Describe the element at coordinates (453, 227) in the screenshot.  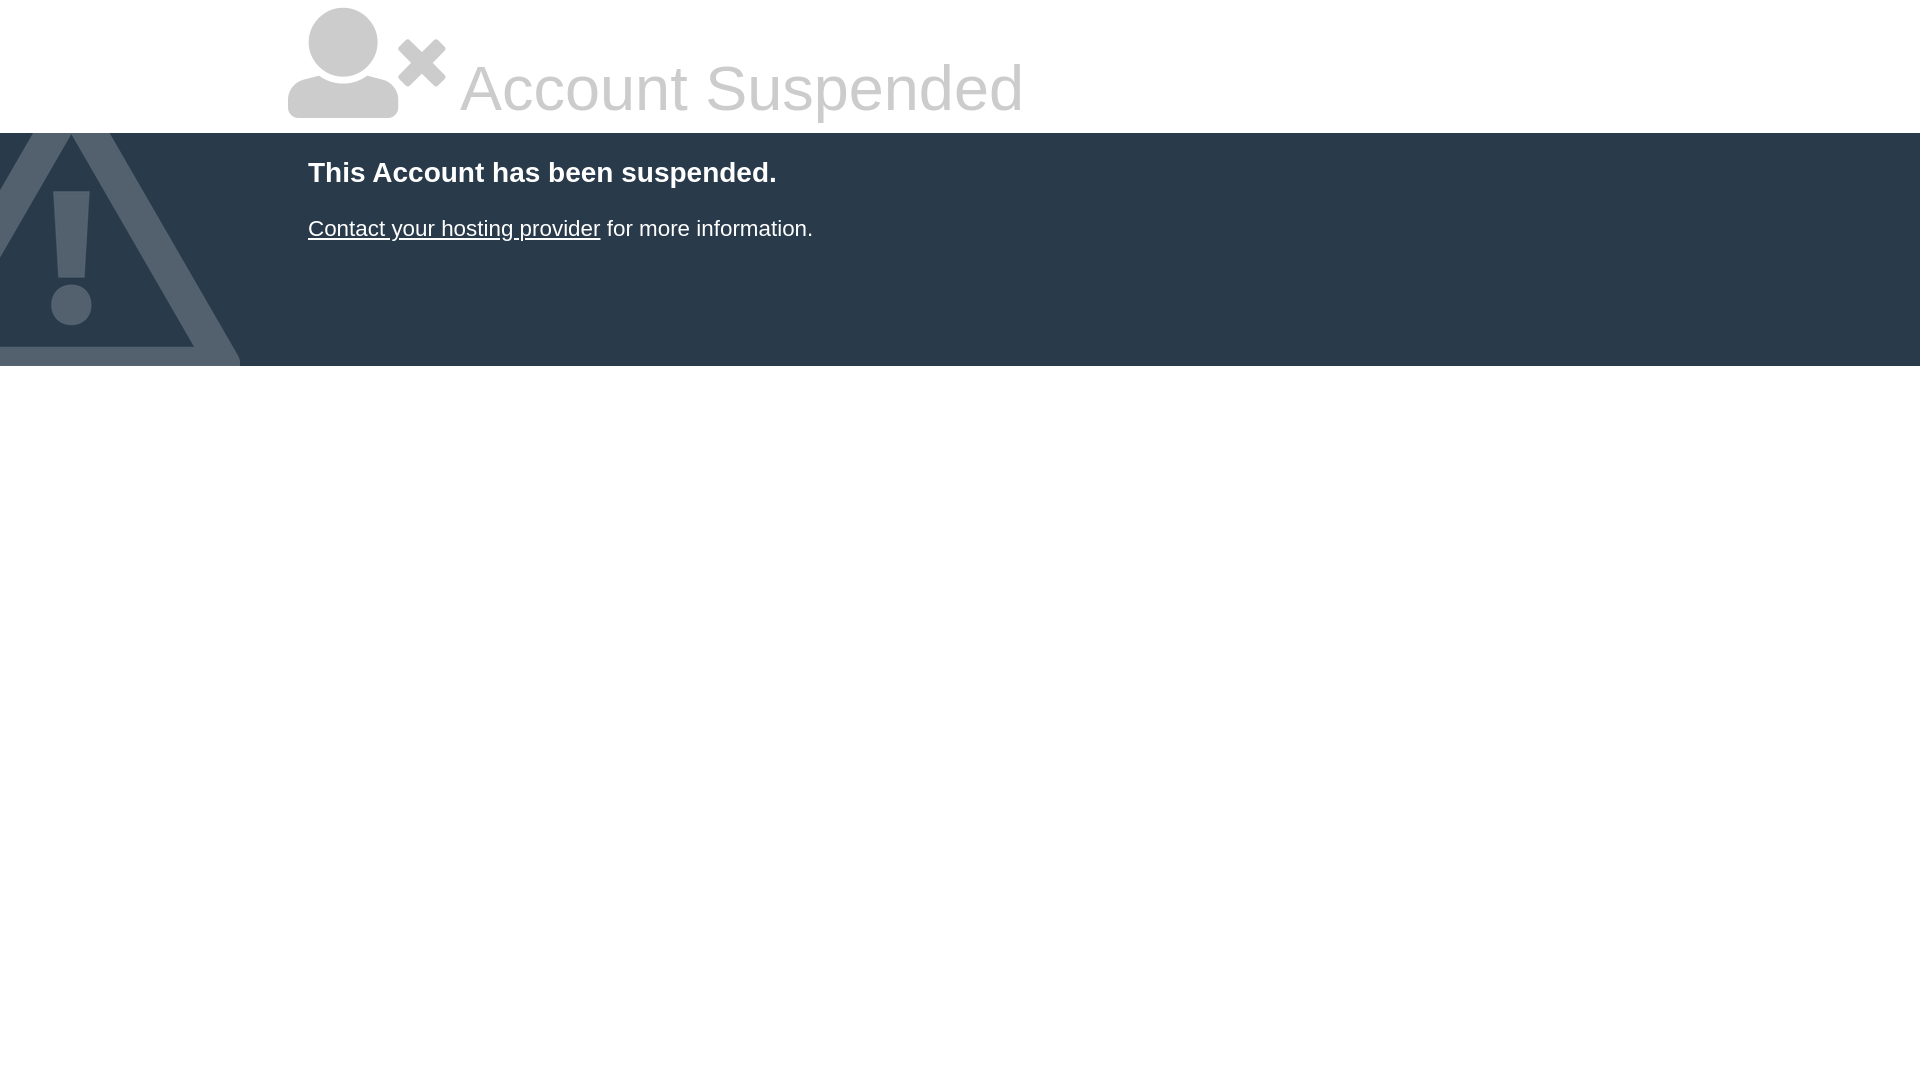
I see `'Contact your hosting provider'` at that location.